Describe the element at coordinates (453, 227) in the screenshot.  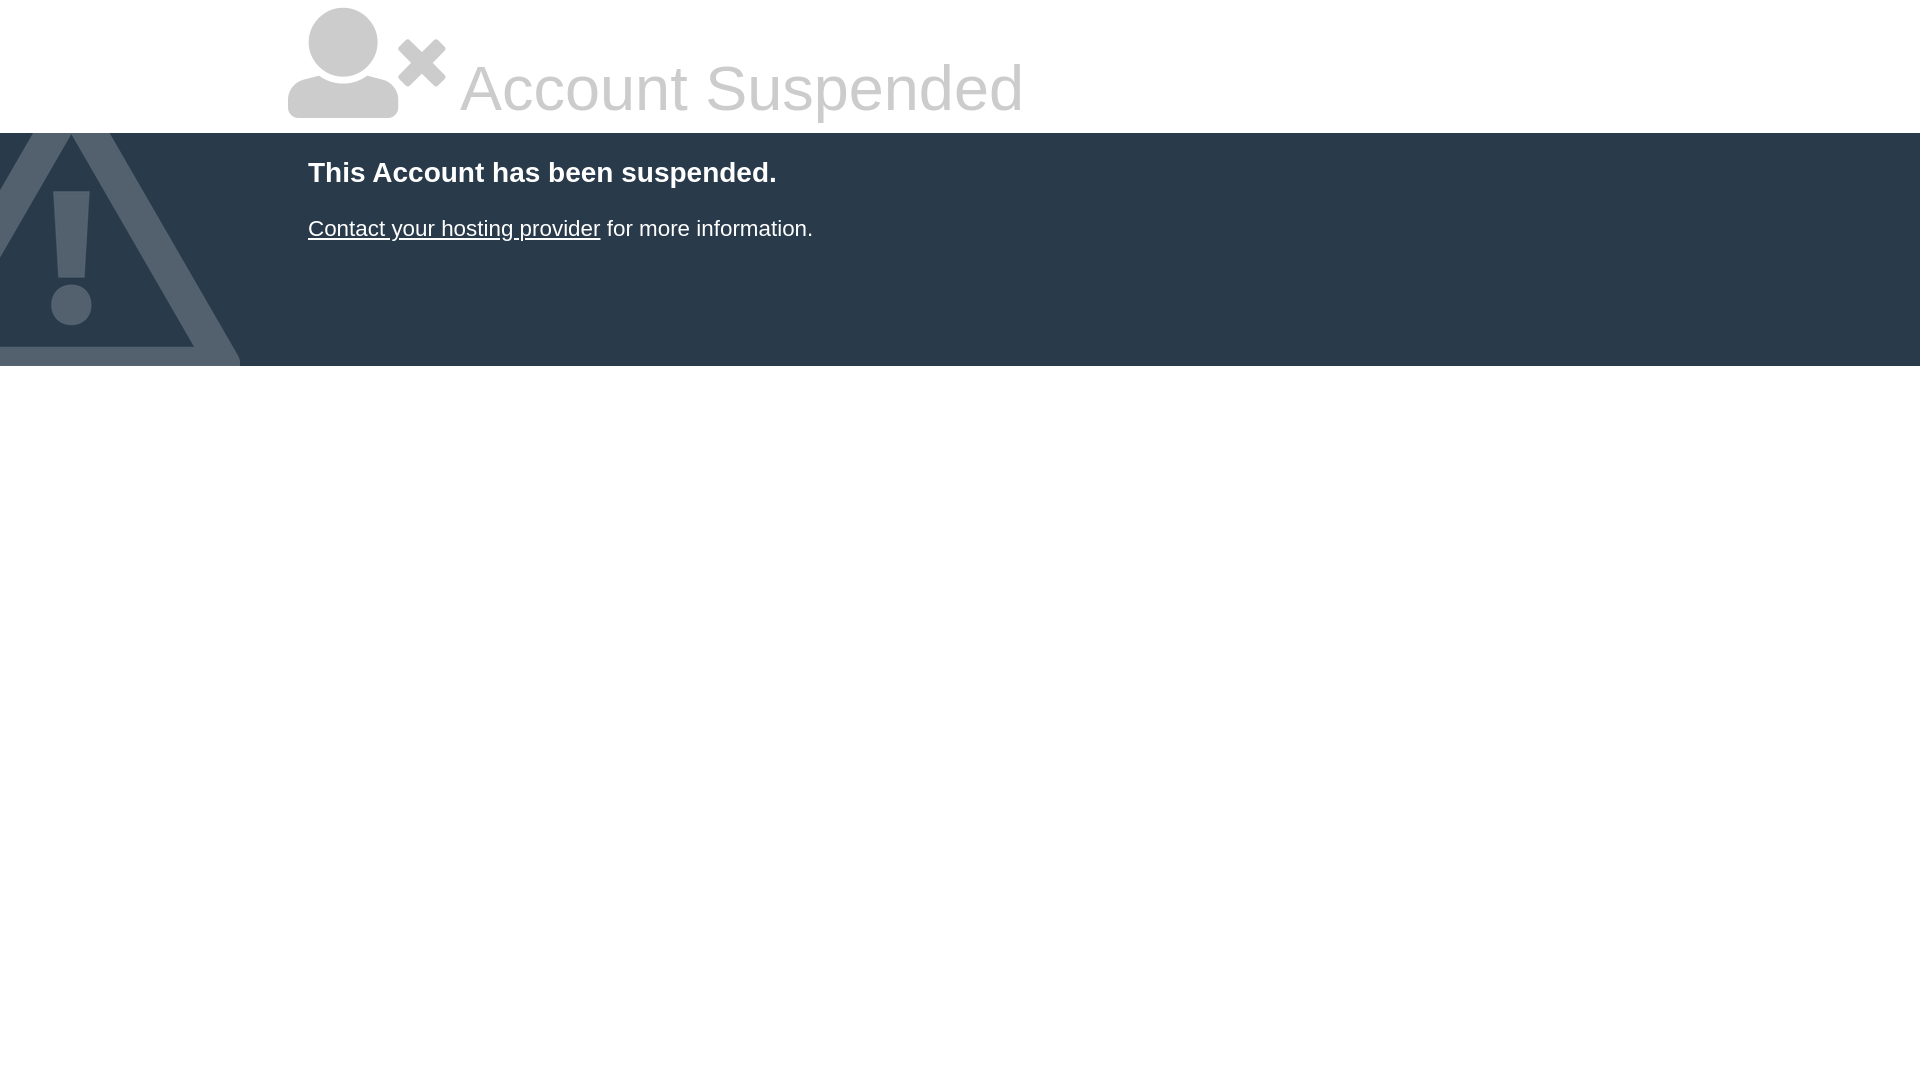
I see `'Contact your hosting provider'` at that location.